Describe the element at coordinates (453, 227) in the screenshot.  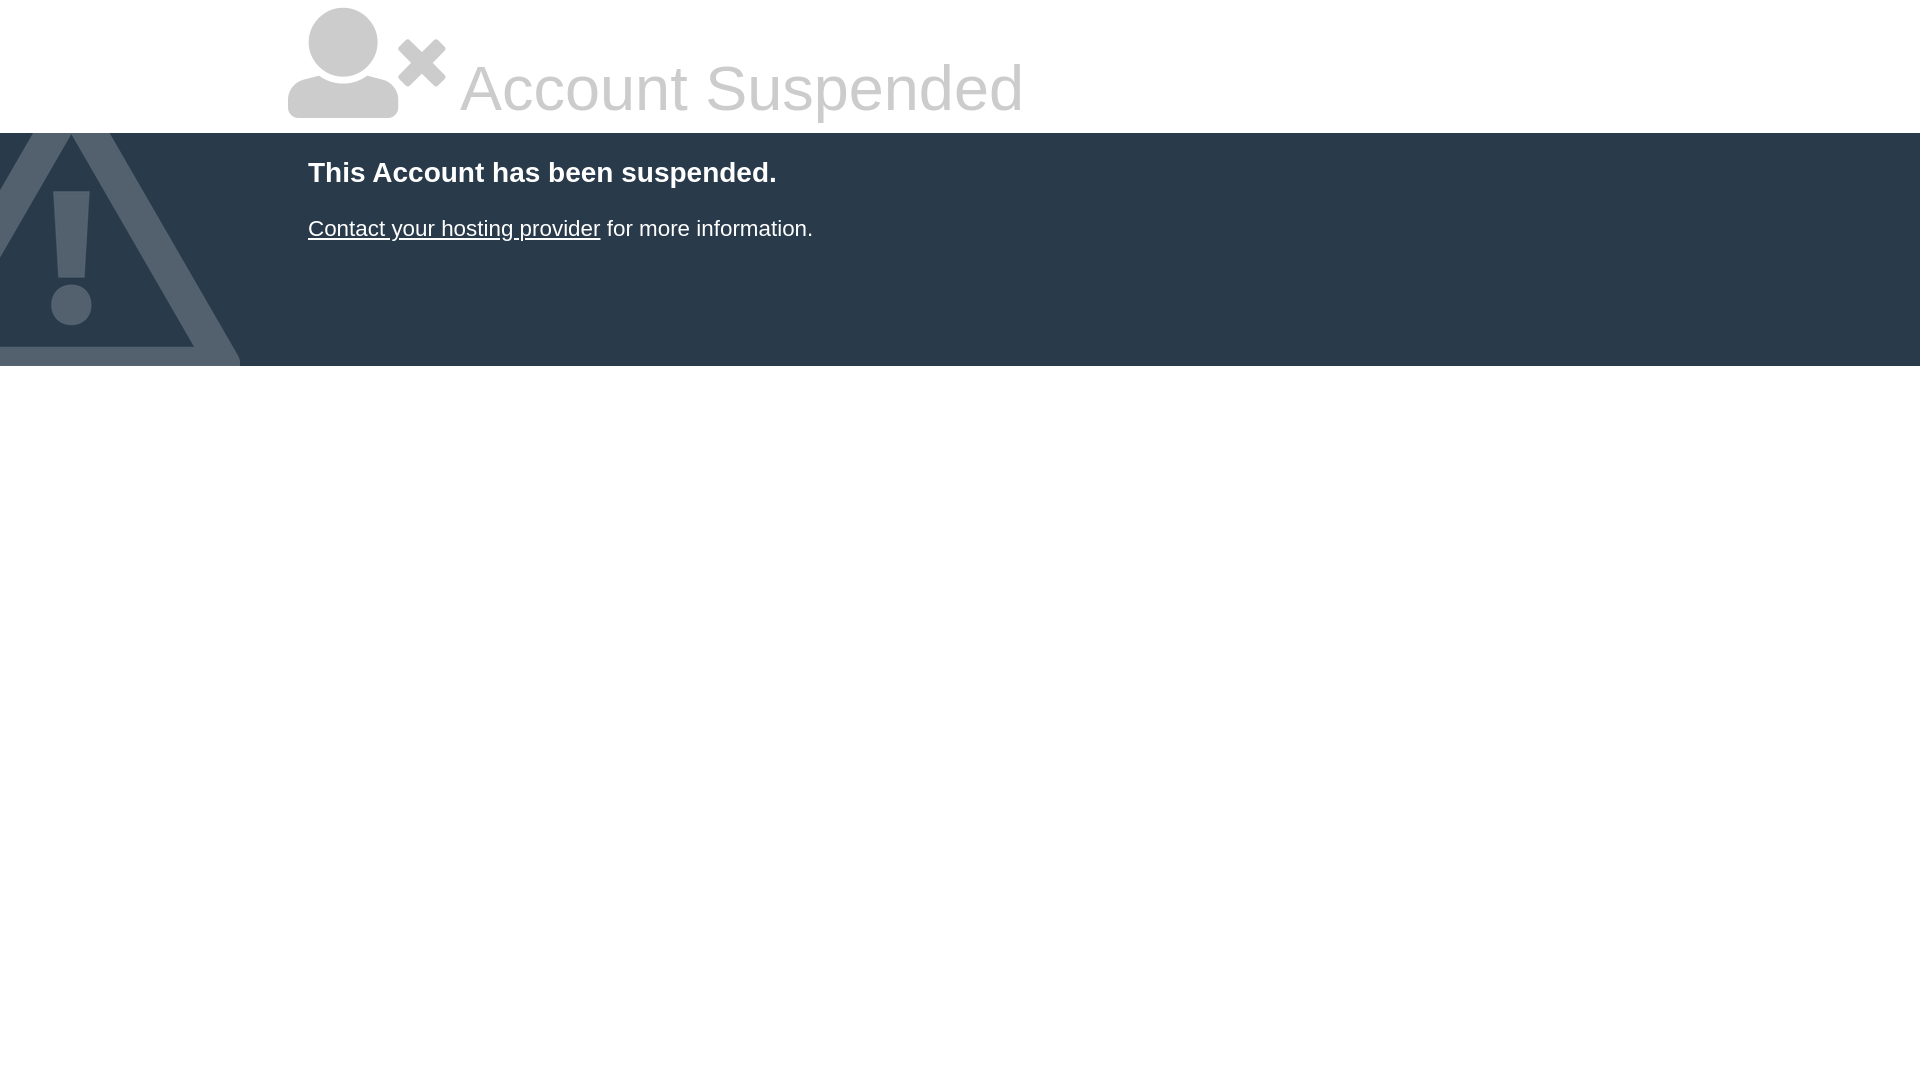
I see `'Contact your hosting provider'` at that location.